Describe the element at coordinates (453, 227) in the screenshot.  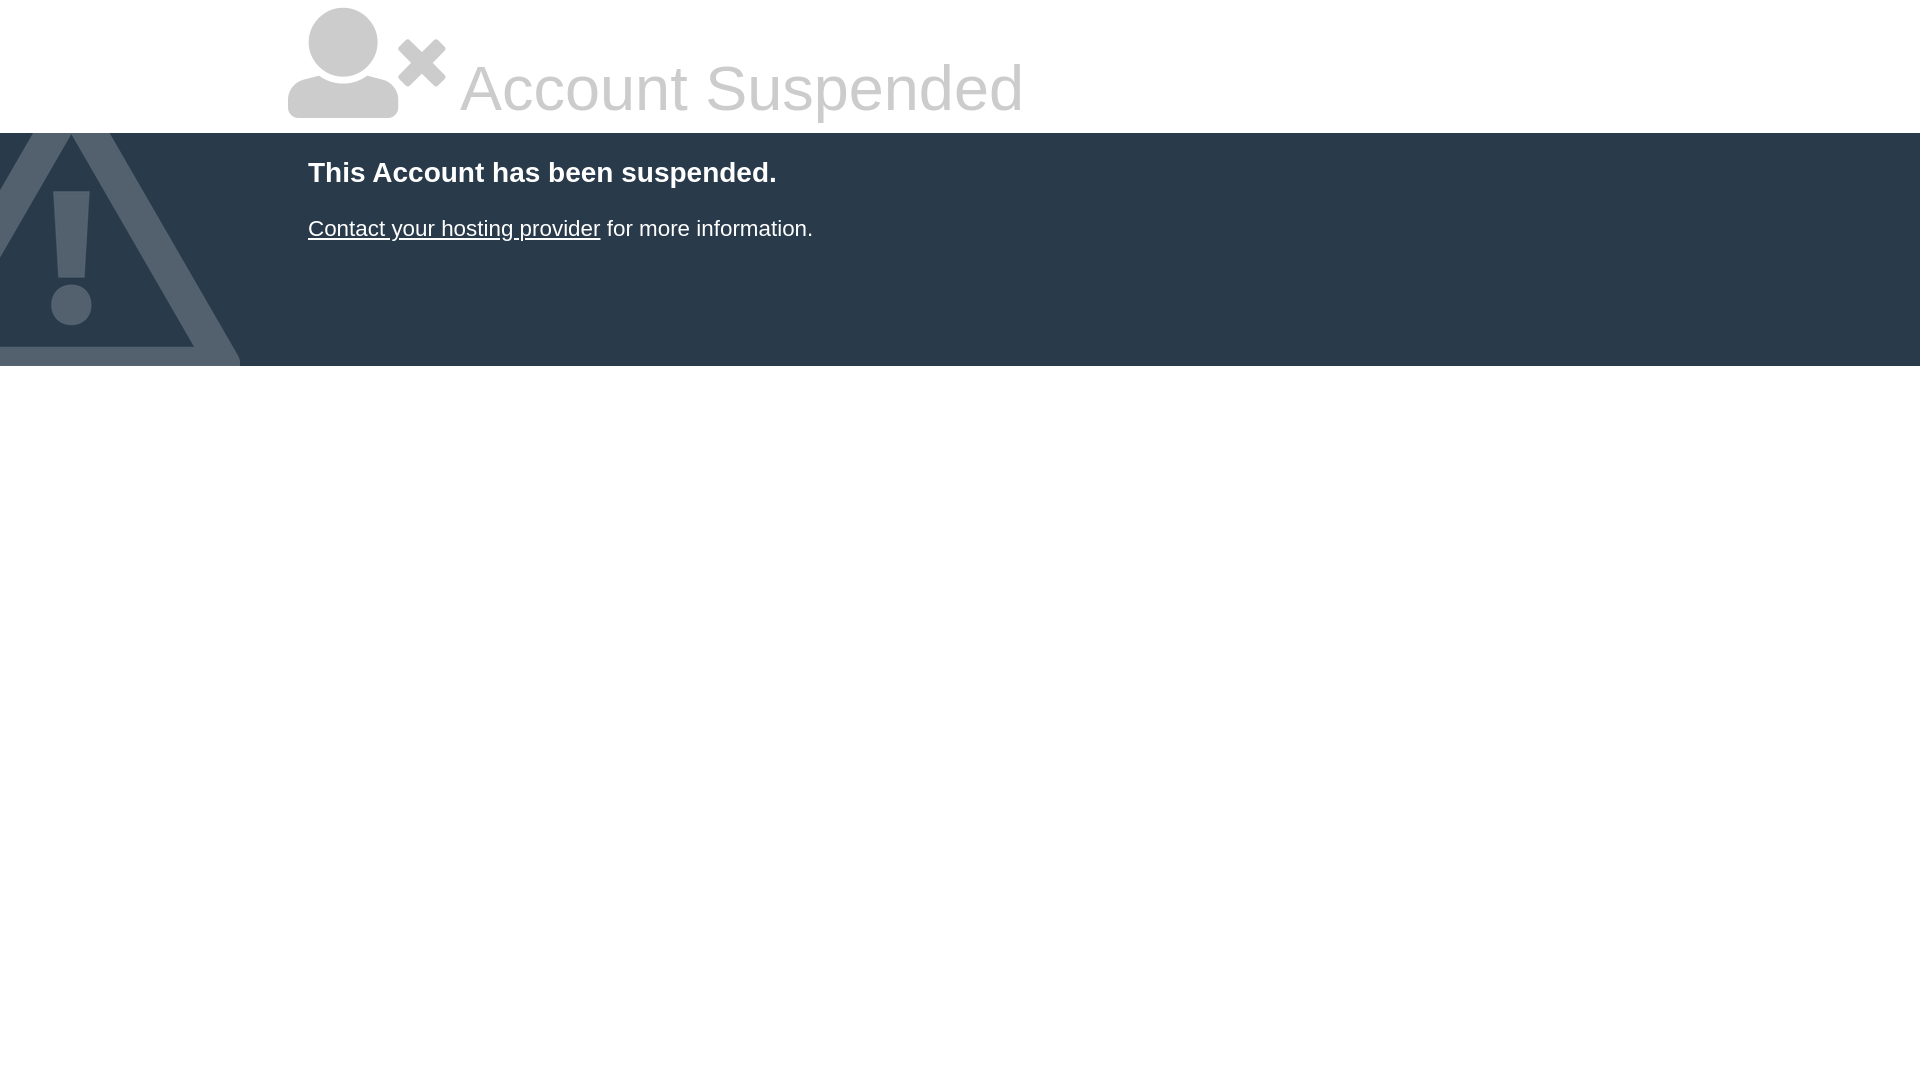
I see `'Contact your hosting provider'` at that location.